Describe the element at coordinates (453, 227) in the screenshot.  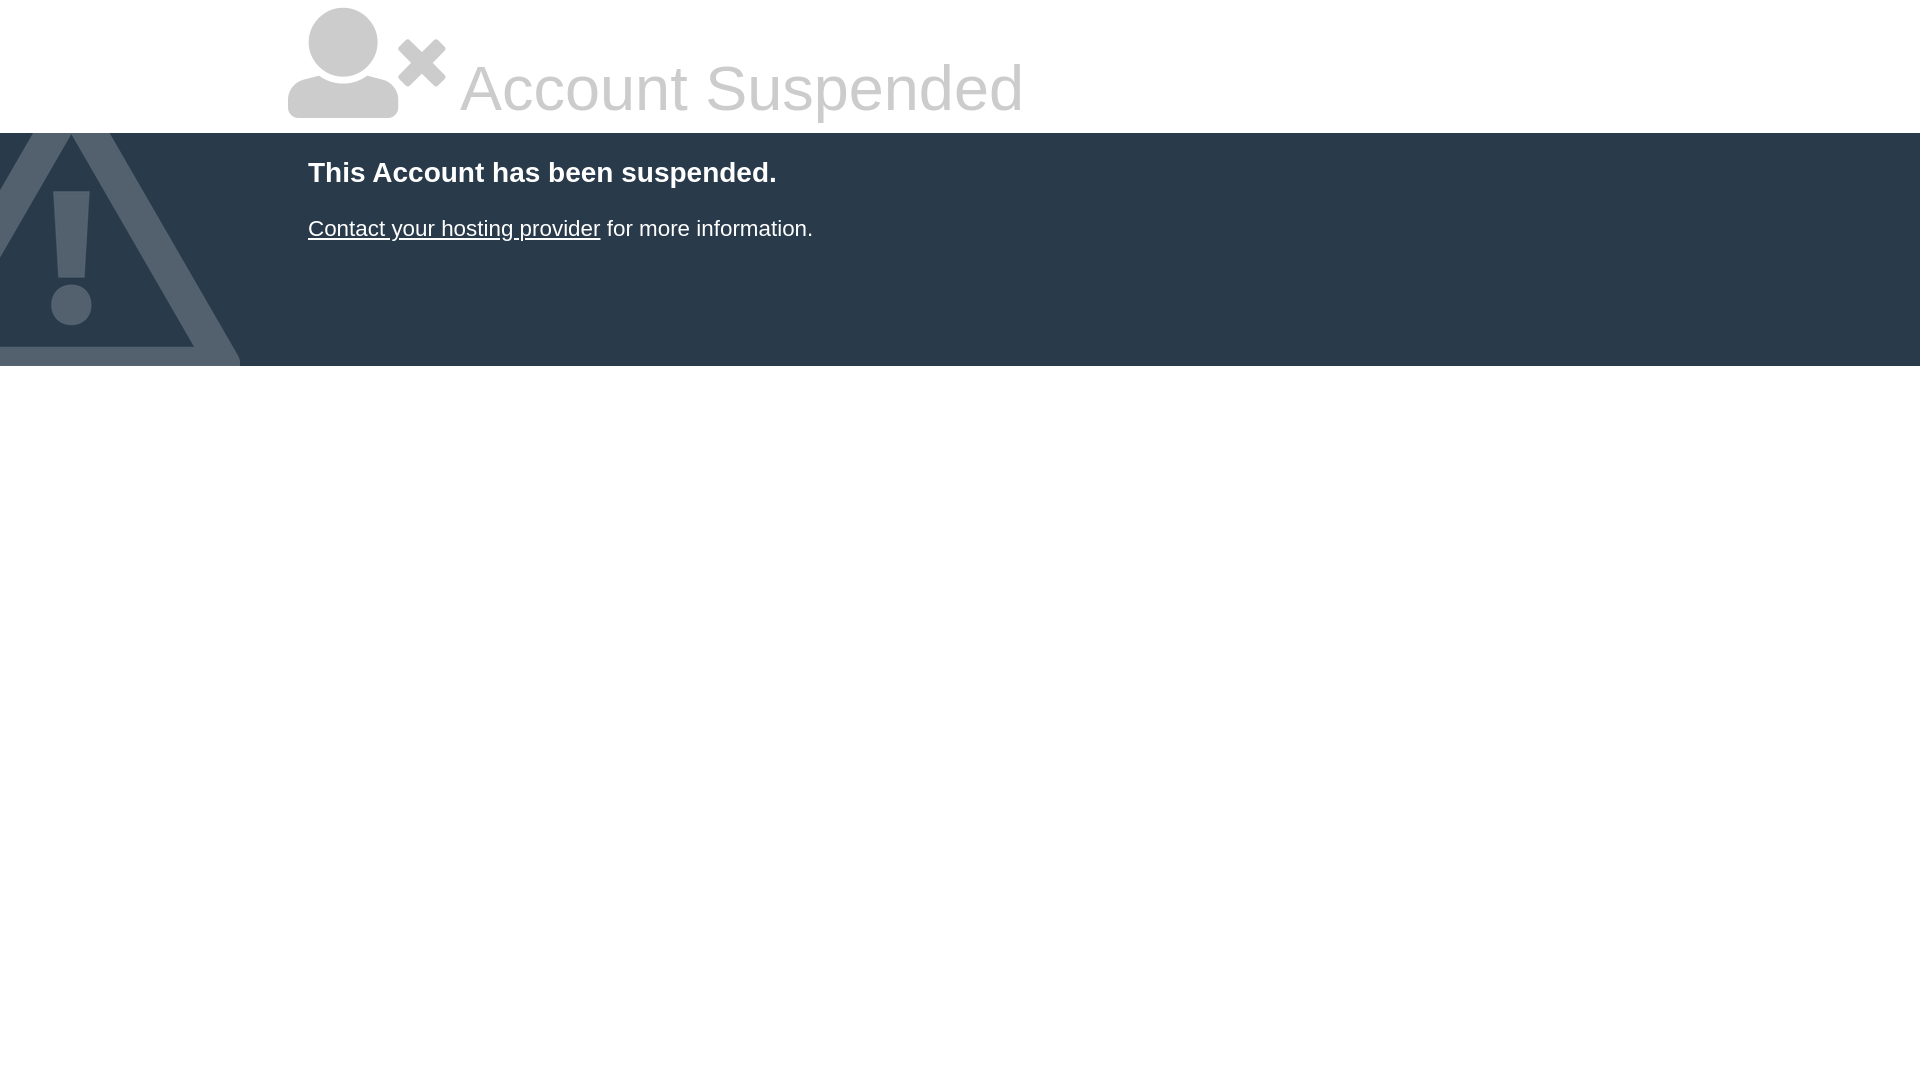
I see `'Contact your hosting provider'` at that location.